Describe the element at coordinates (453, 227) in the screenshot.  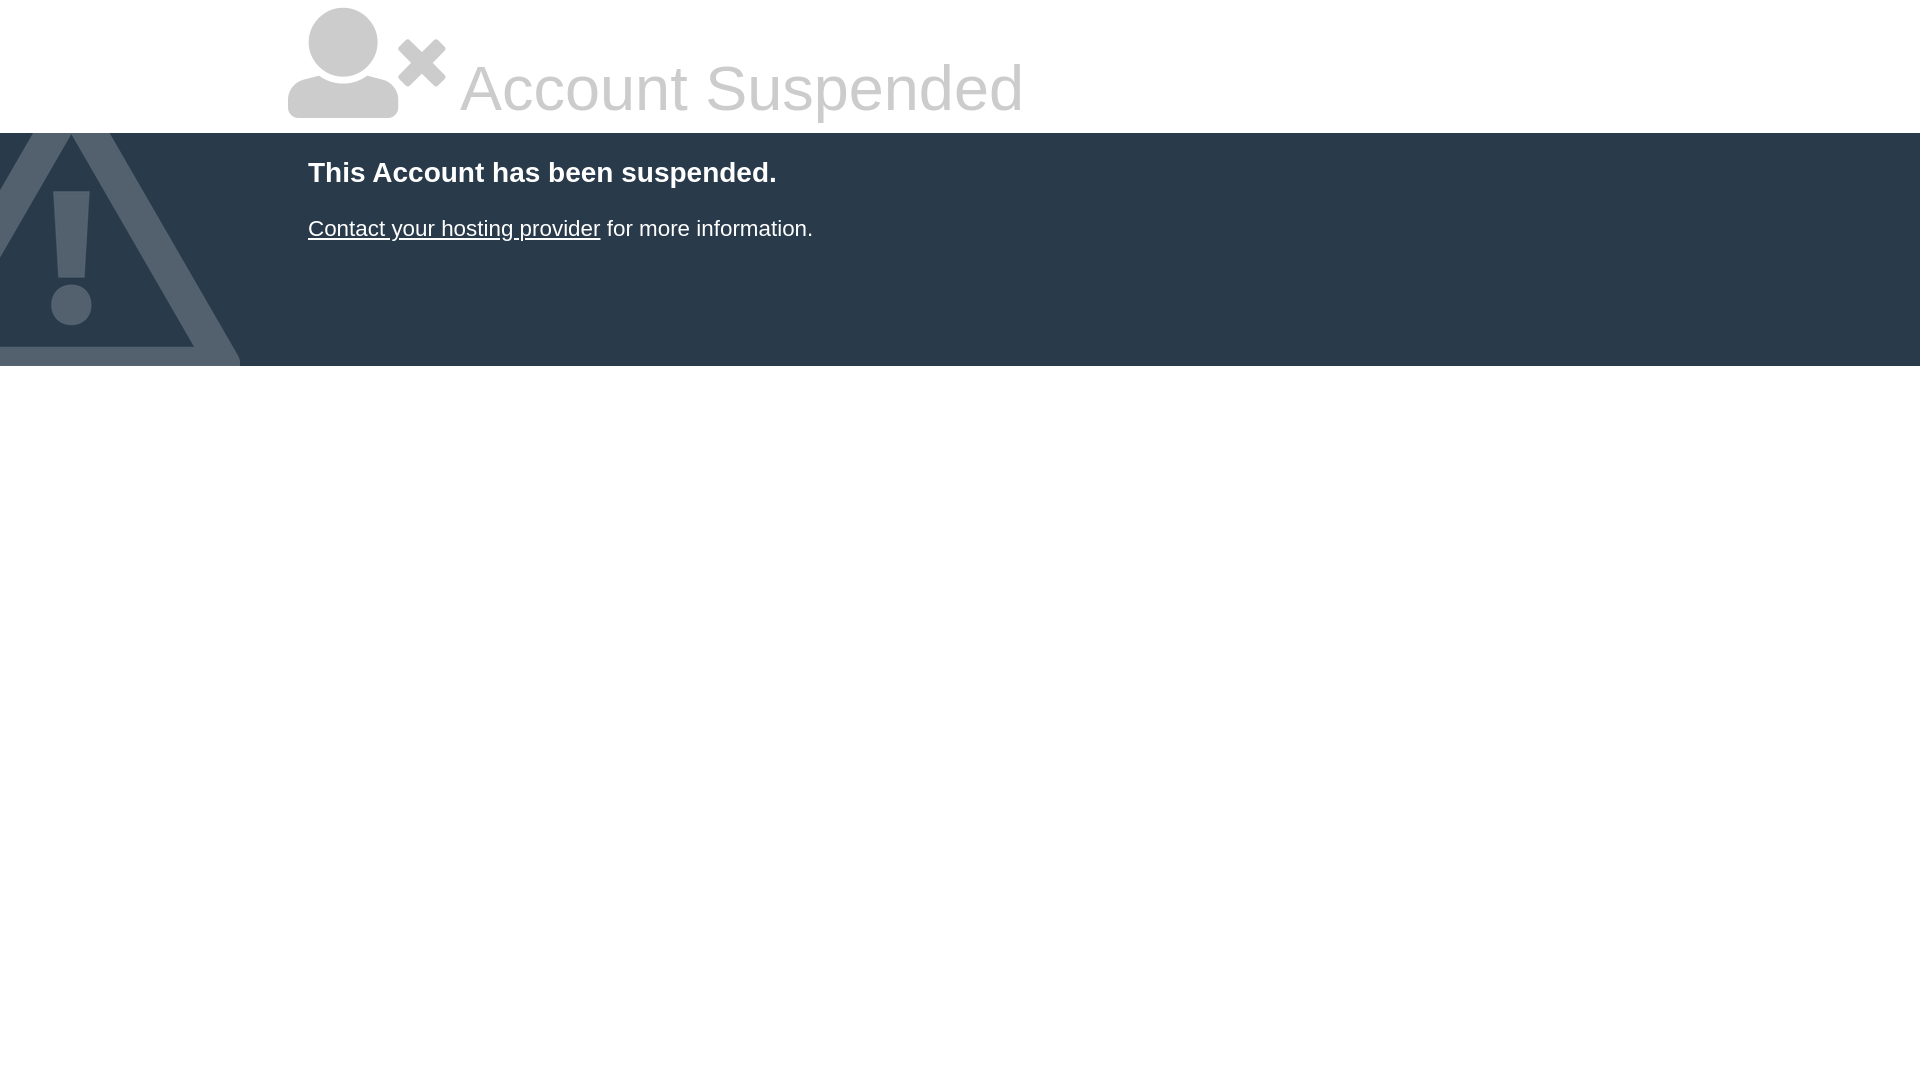
I see `'Contact your hosting provider'` at that location.